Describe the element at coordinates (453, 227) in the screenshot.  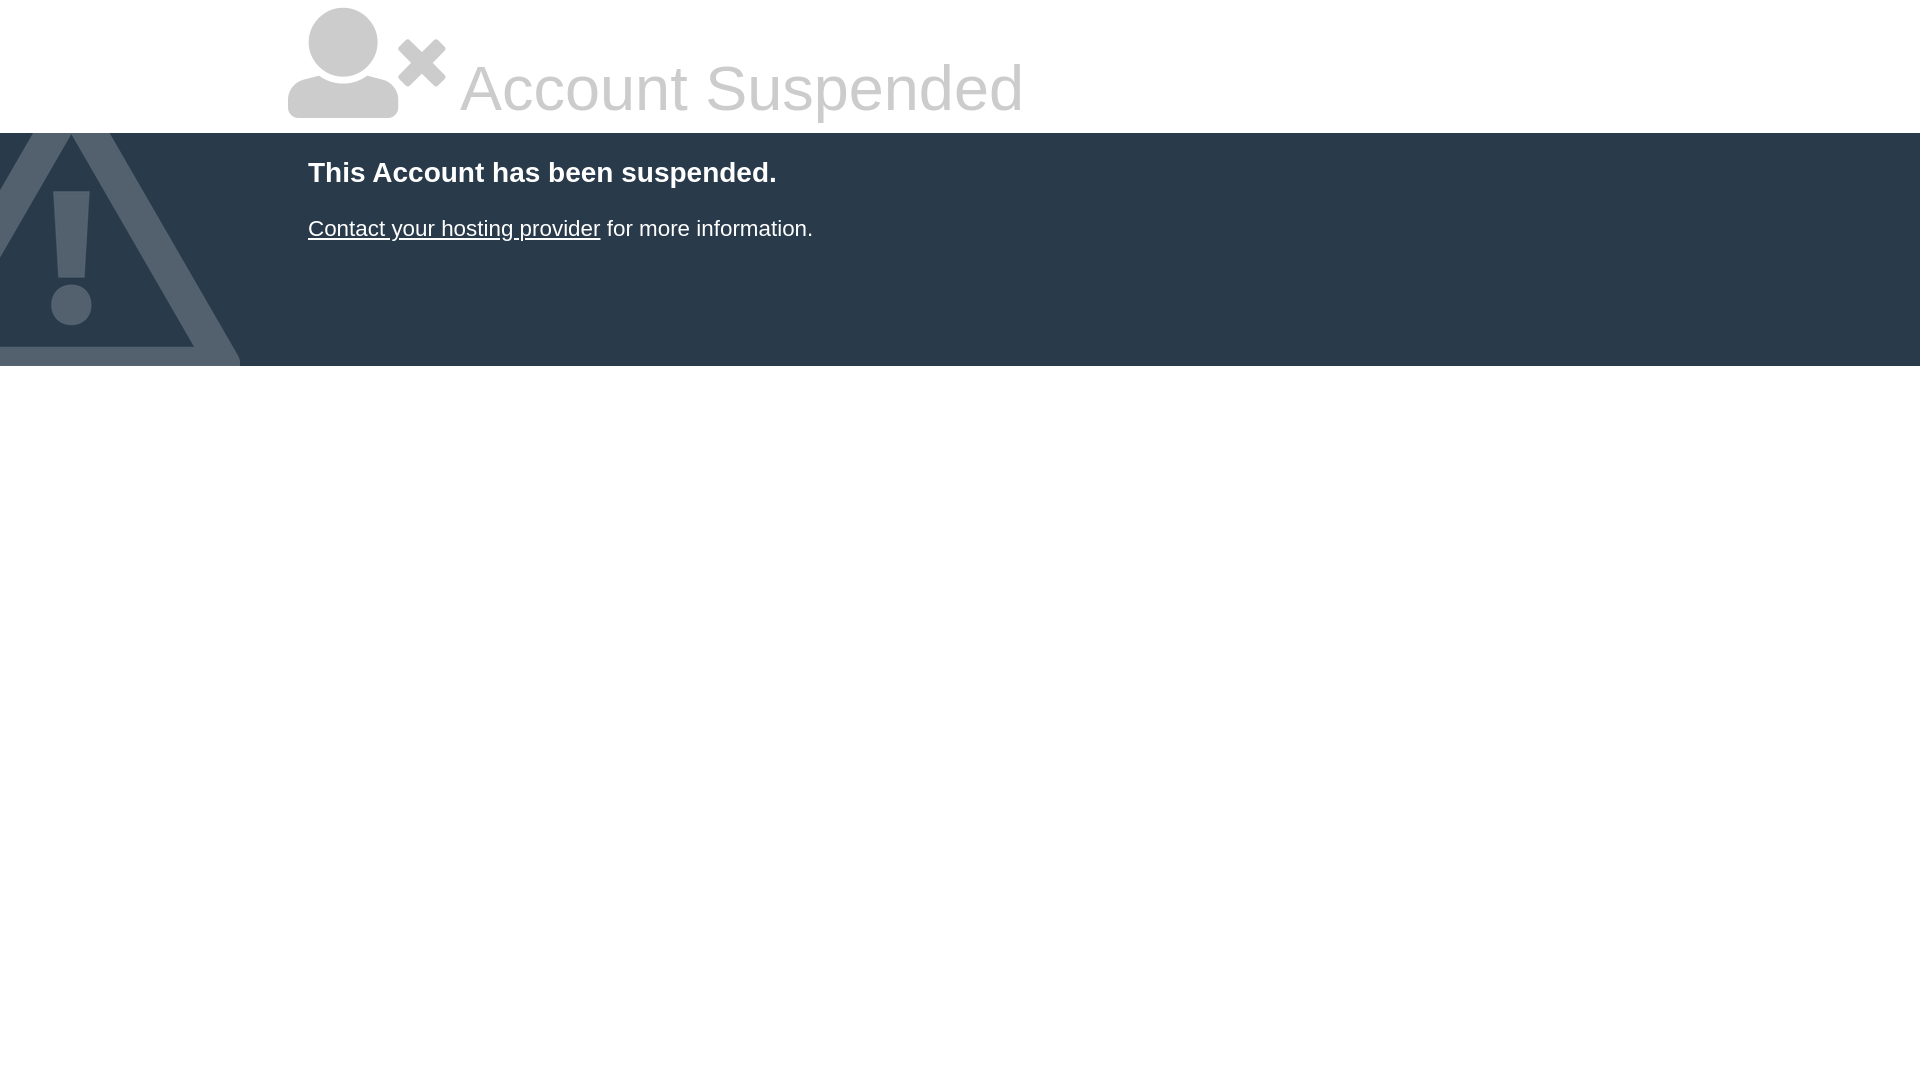
I see `'Contact your hosting provider'` at that location.